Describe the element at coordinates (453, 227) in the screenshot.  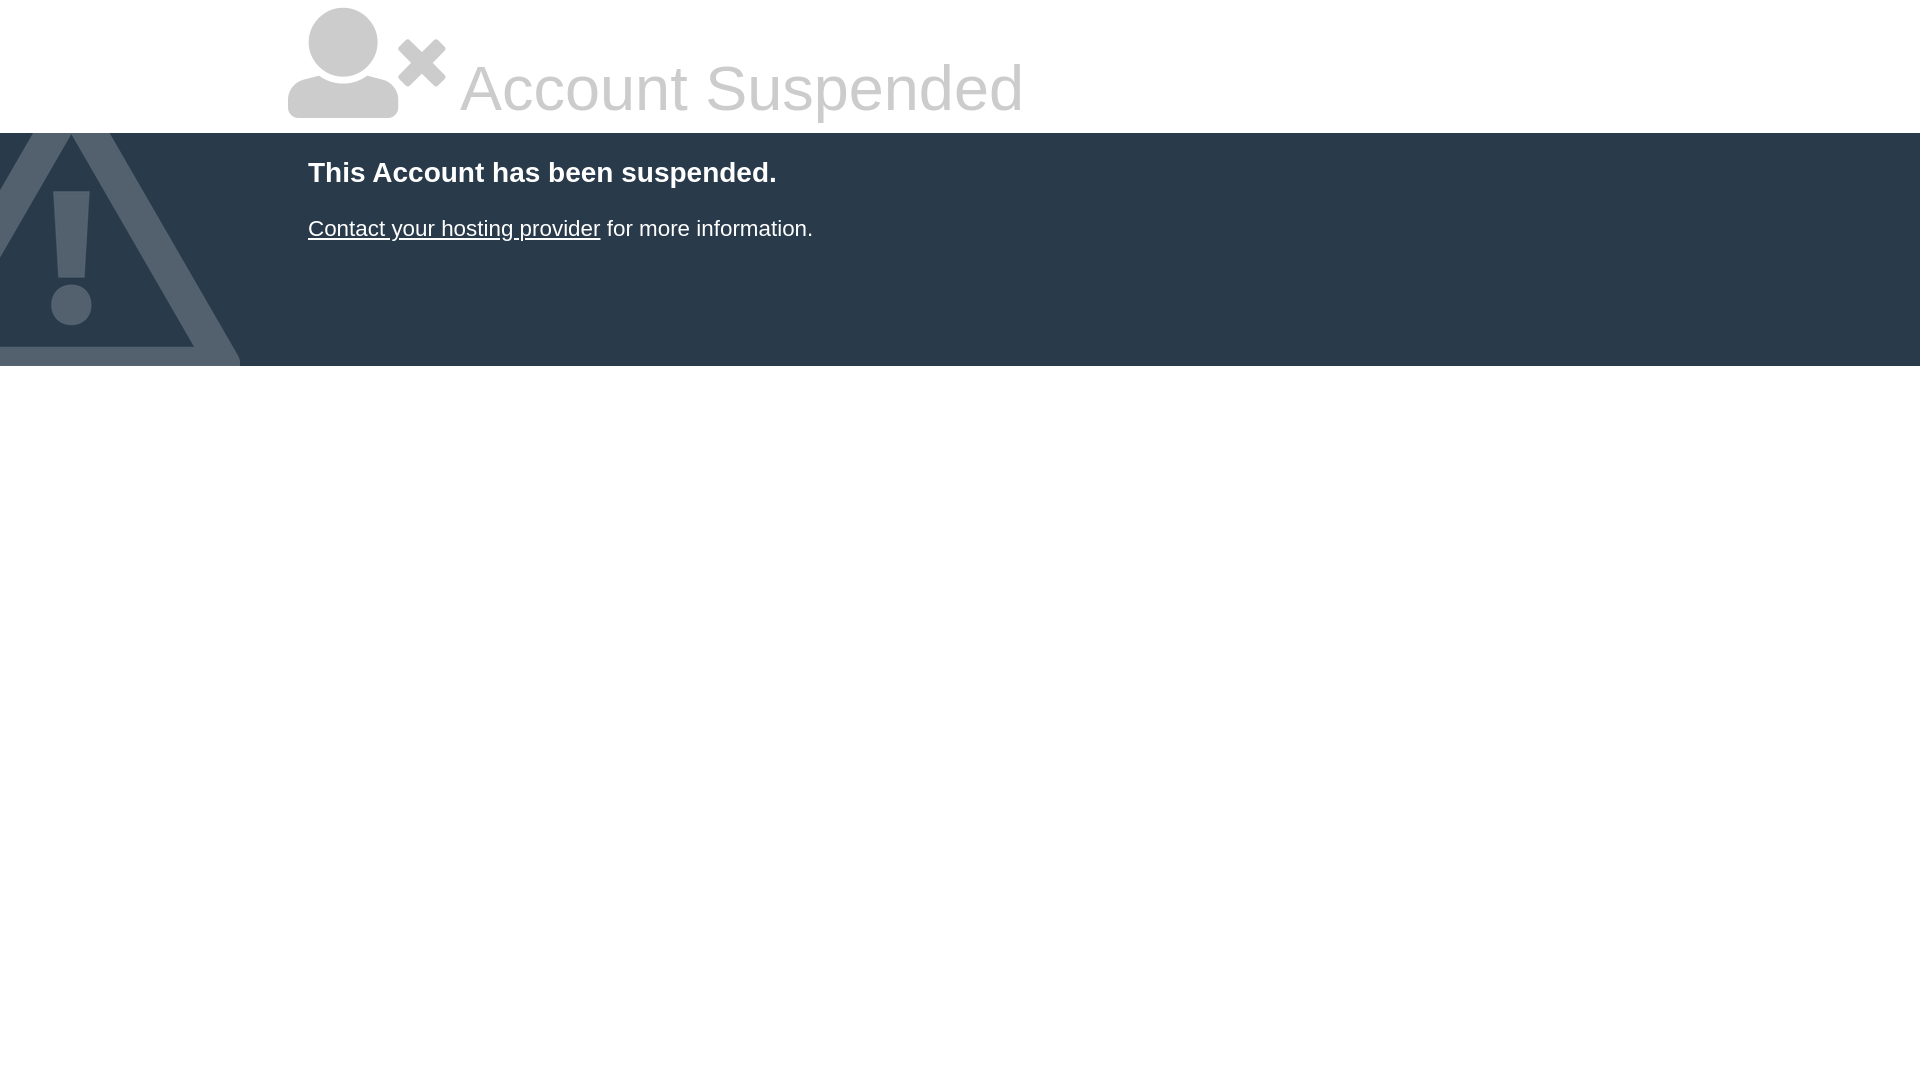
I see `'Contact your hosting provider'` at that location.